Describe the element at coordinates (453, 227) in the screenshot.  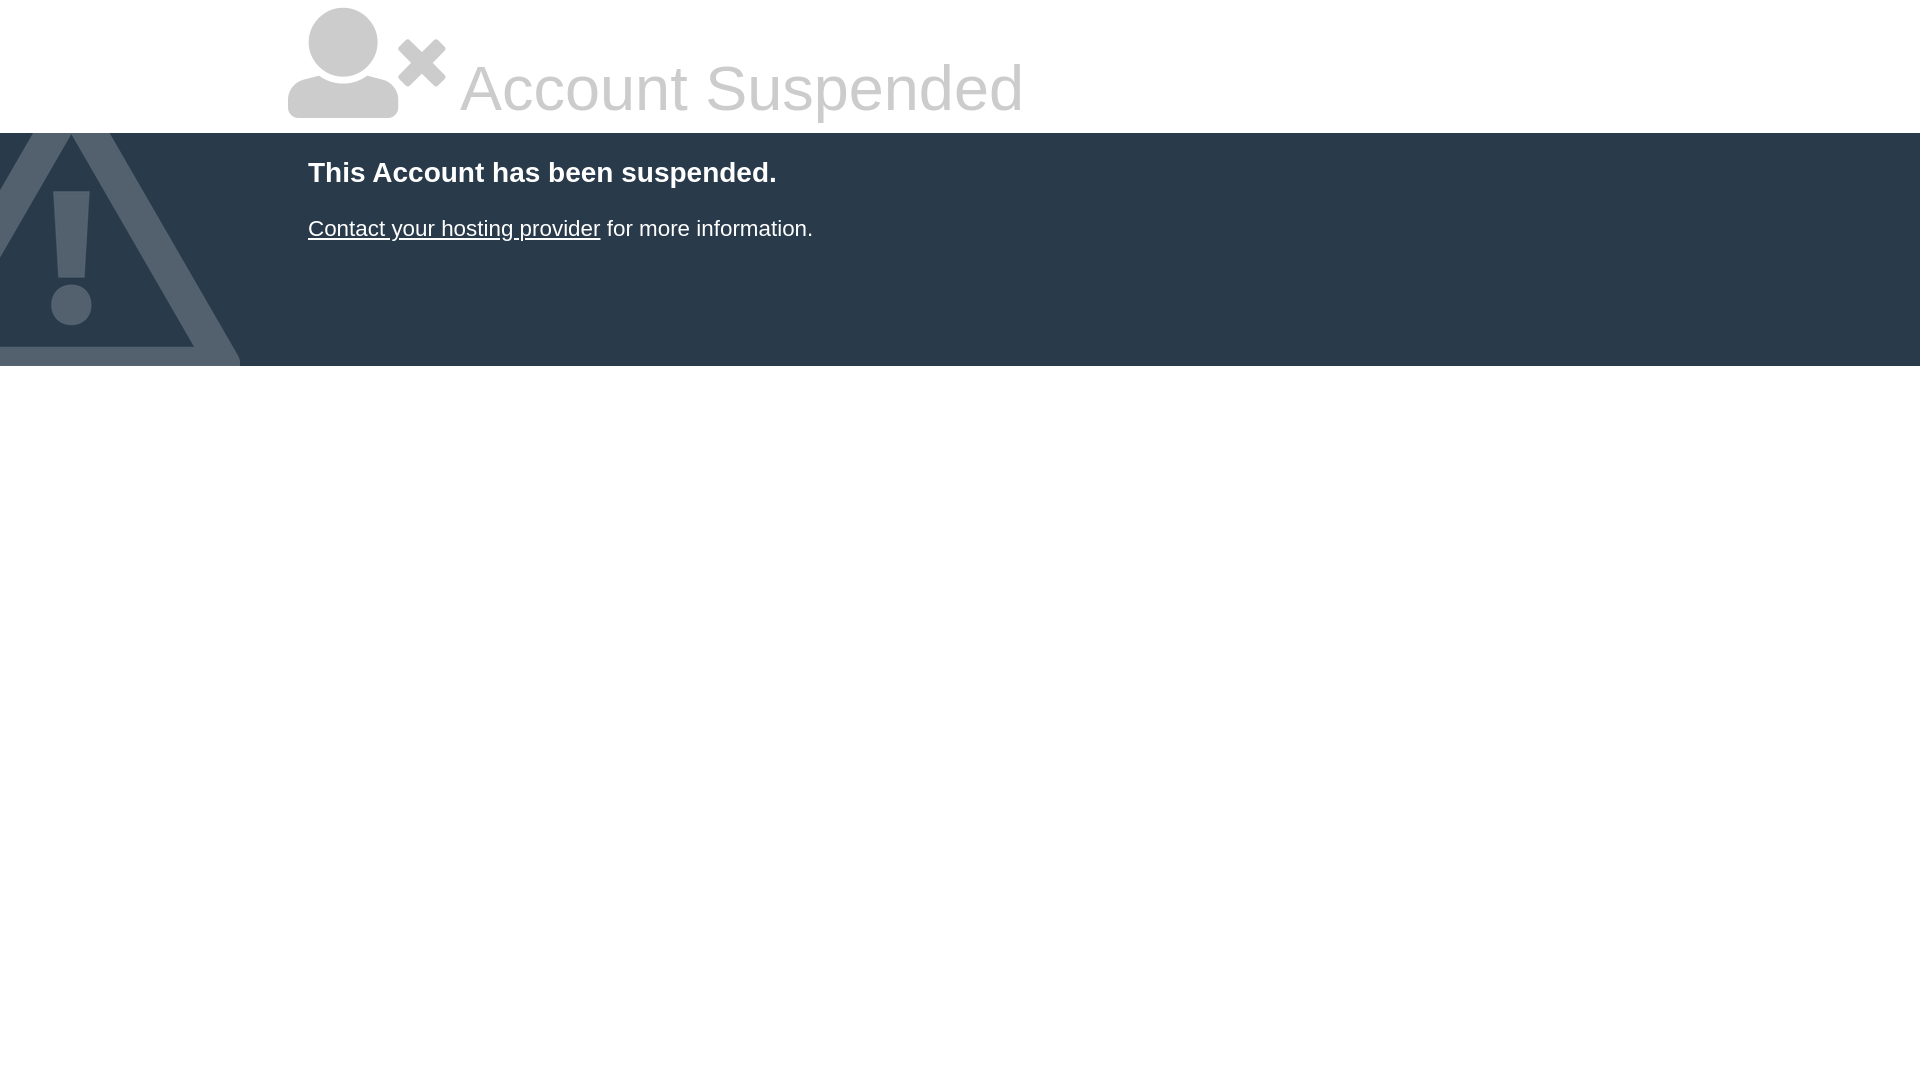
I see `'Contact your hosting provider'` at that location.